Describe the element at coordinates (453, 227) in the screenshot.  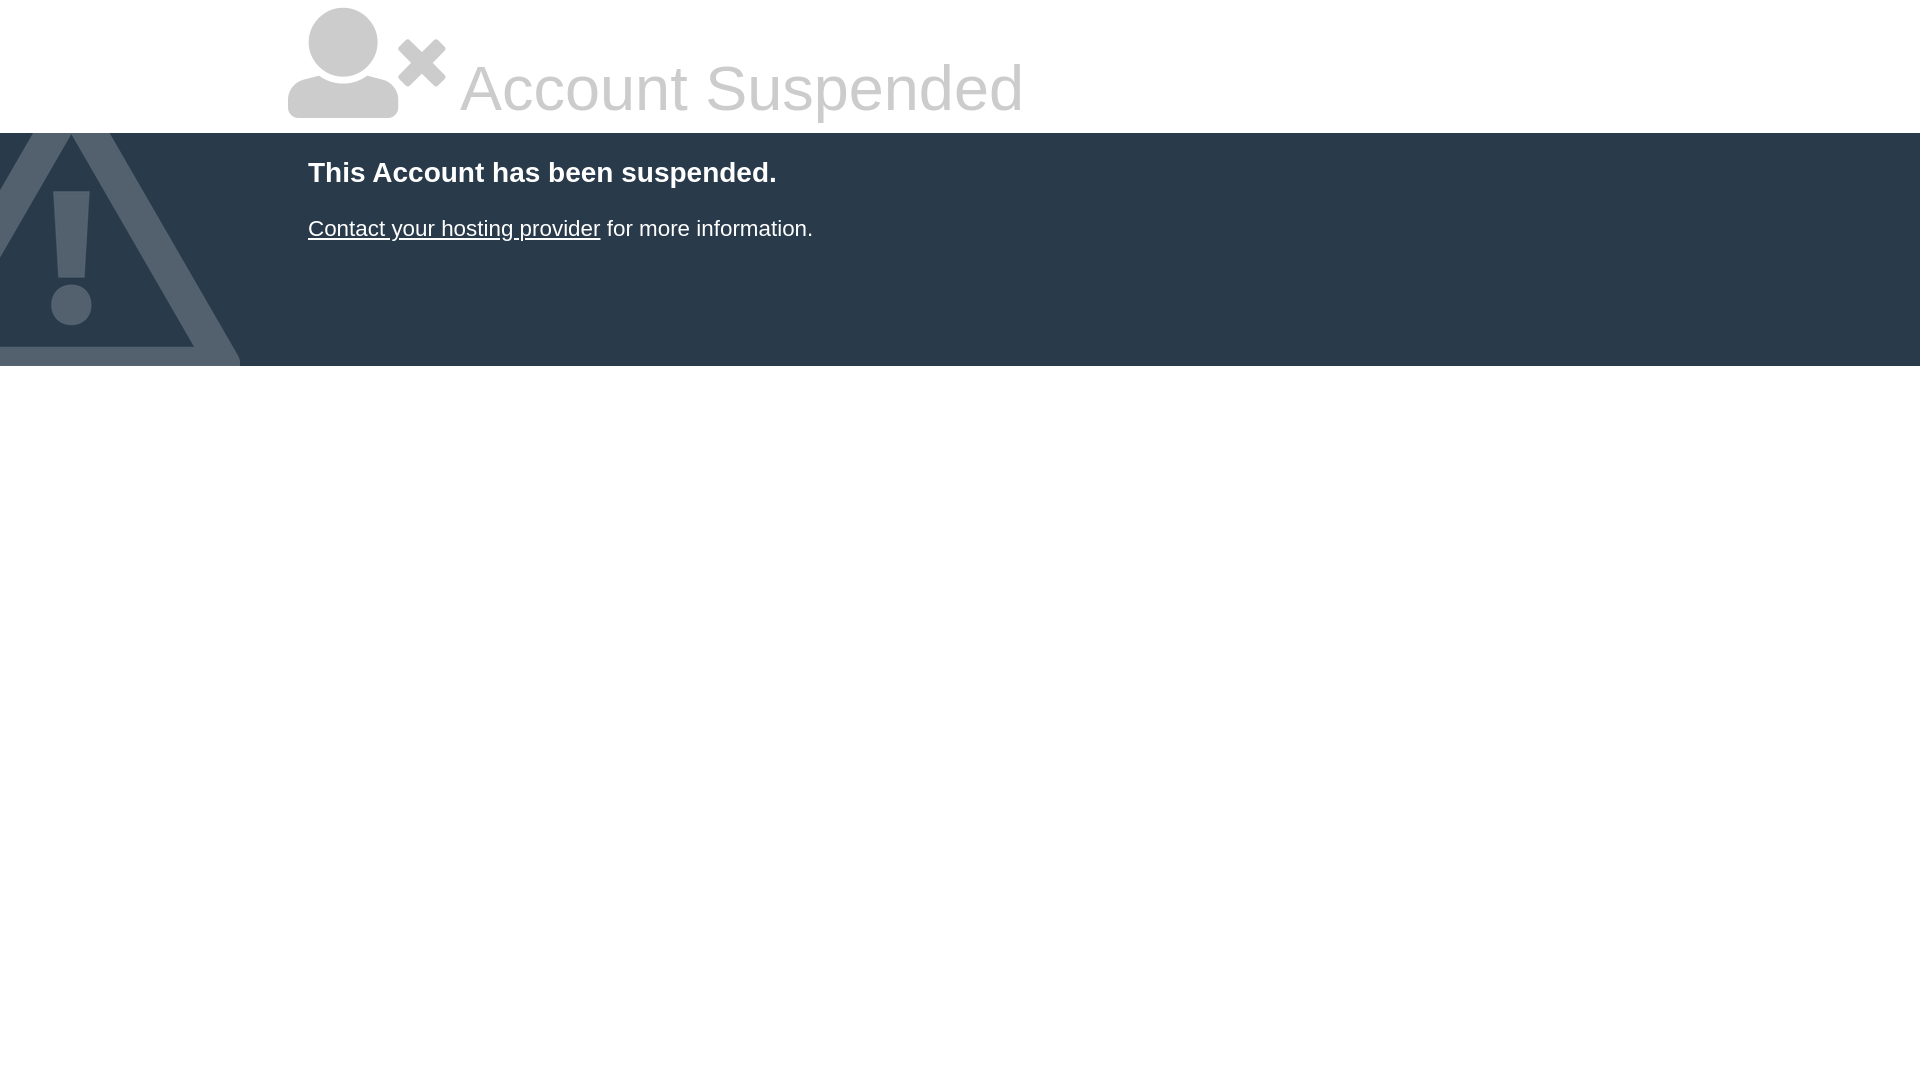
I see `'Contact your hosting provider'` at that location.